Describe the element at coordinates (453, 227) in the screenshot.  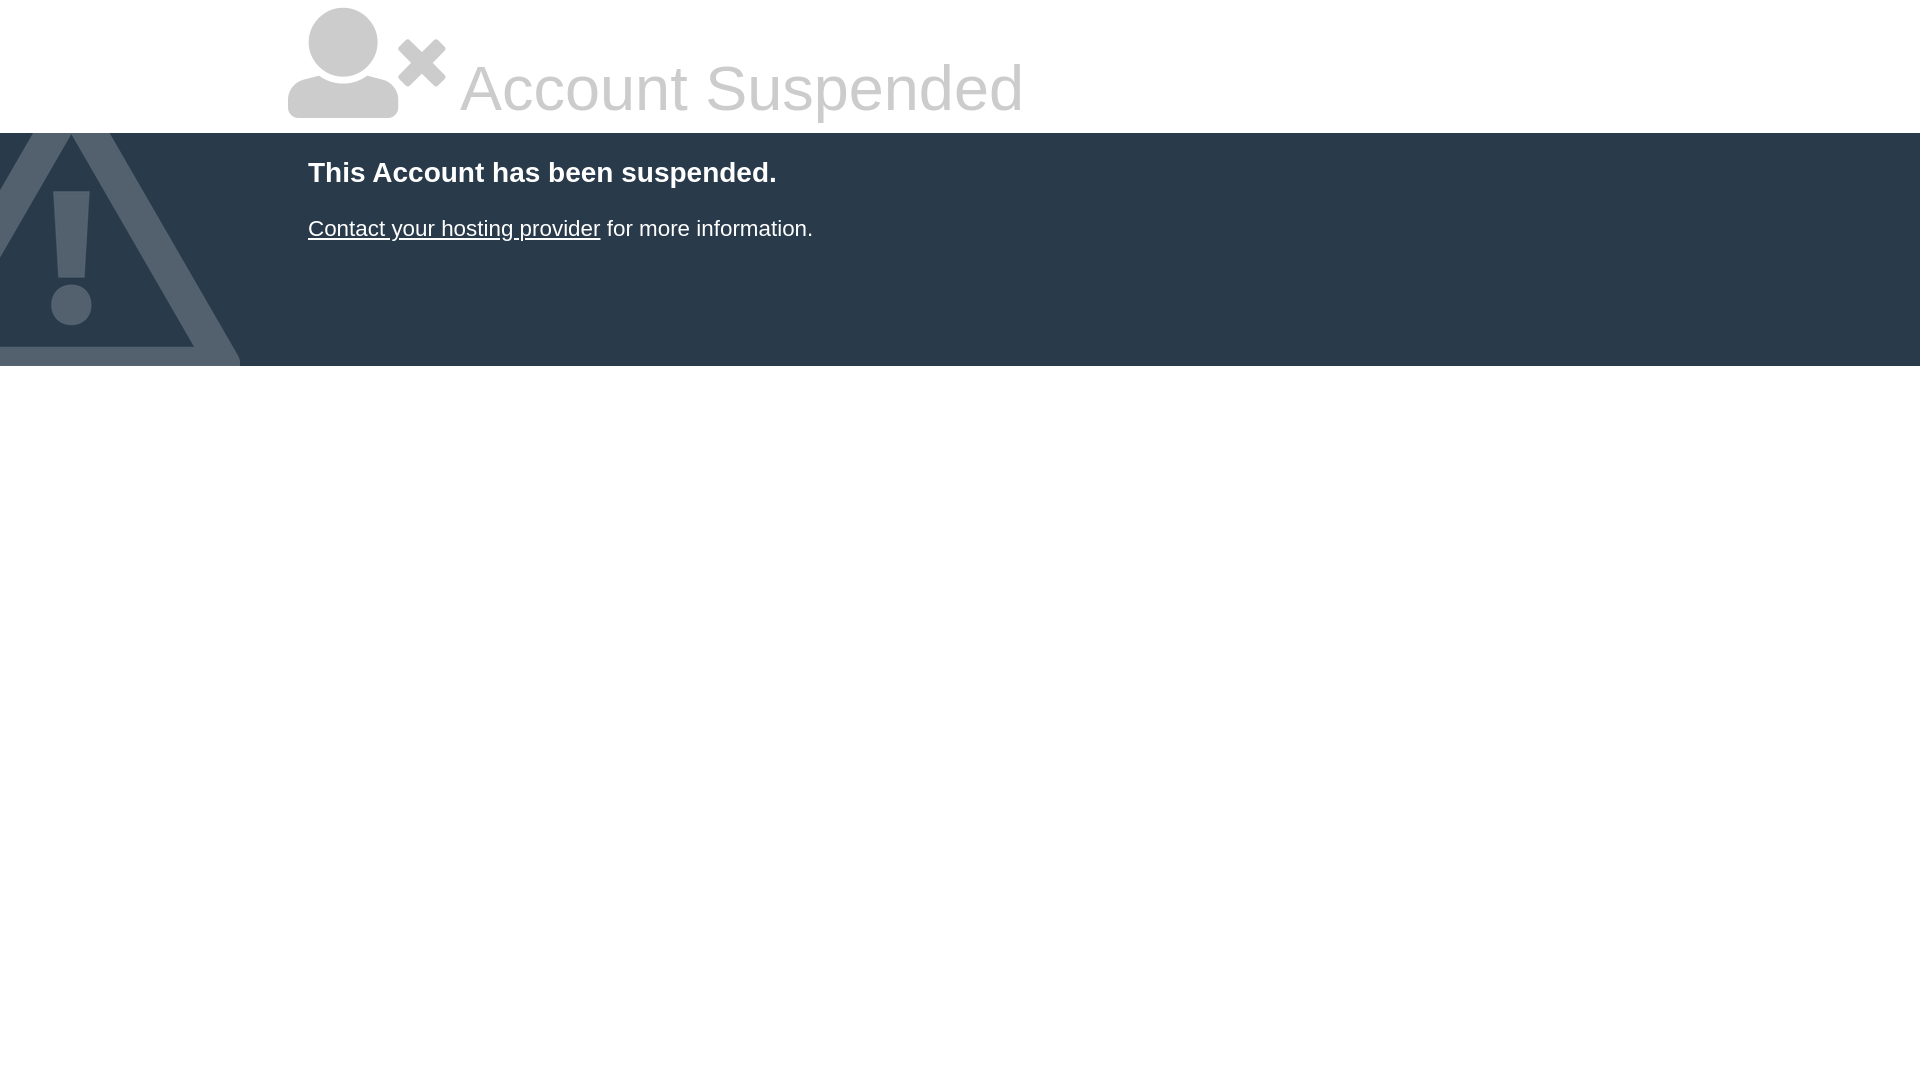
I see `'Contact your hosting provider'` at that location.